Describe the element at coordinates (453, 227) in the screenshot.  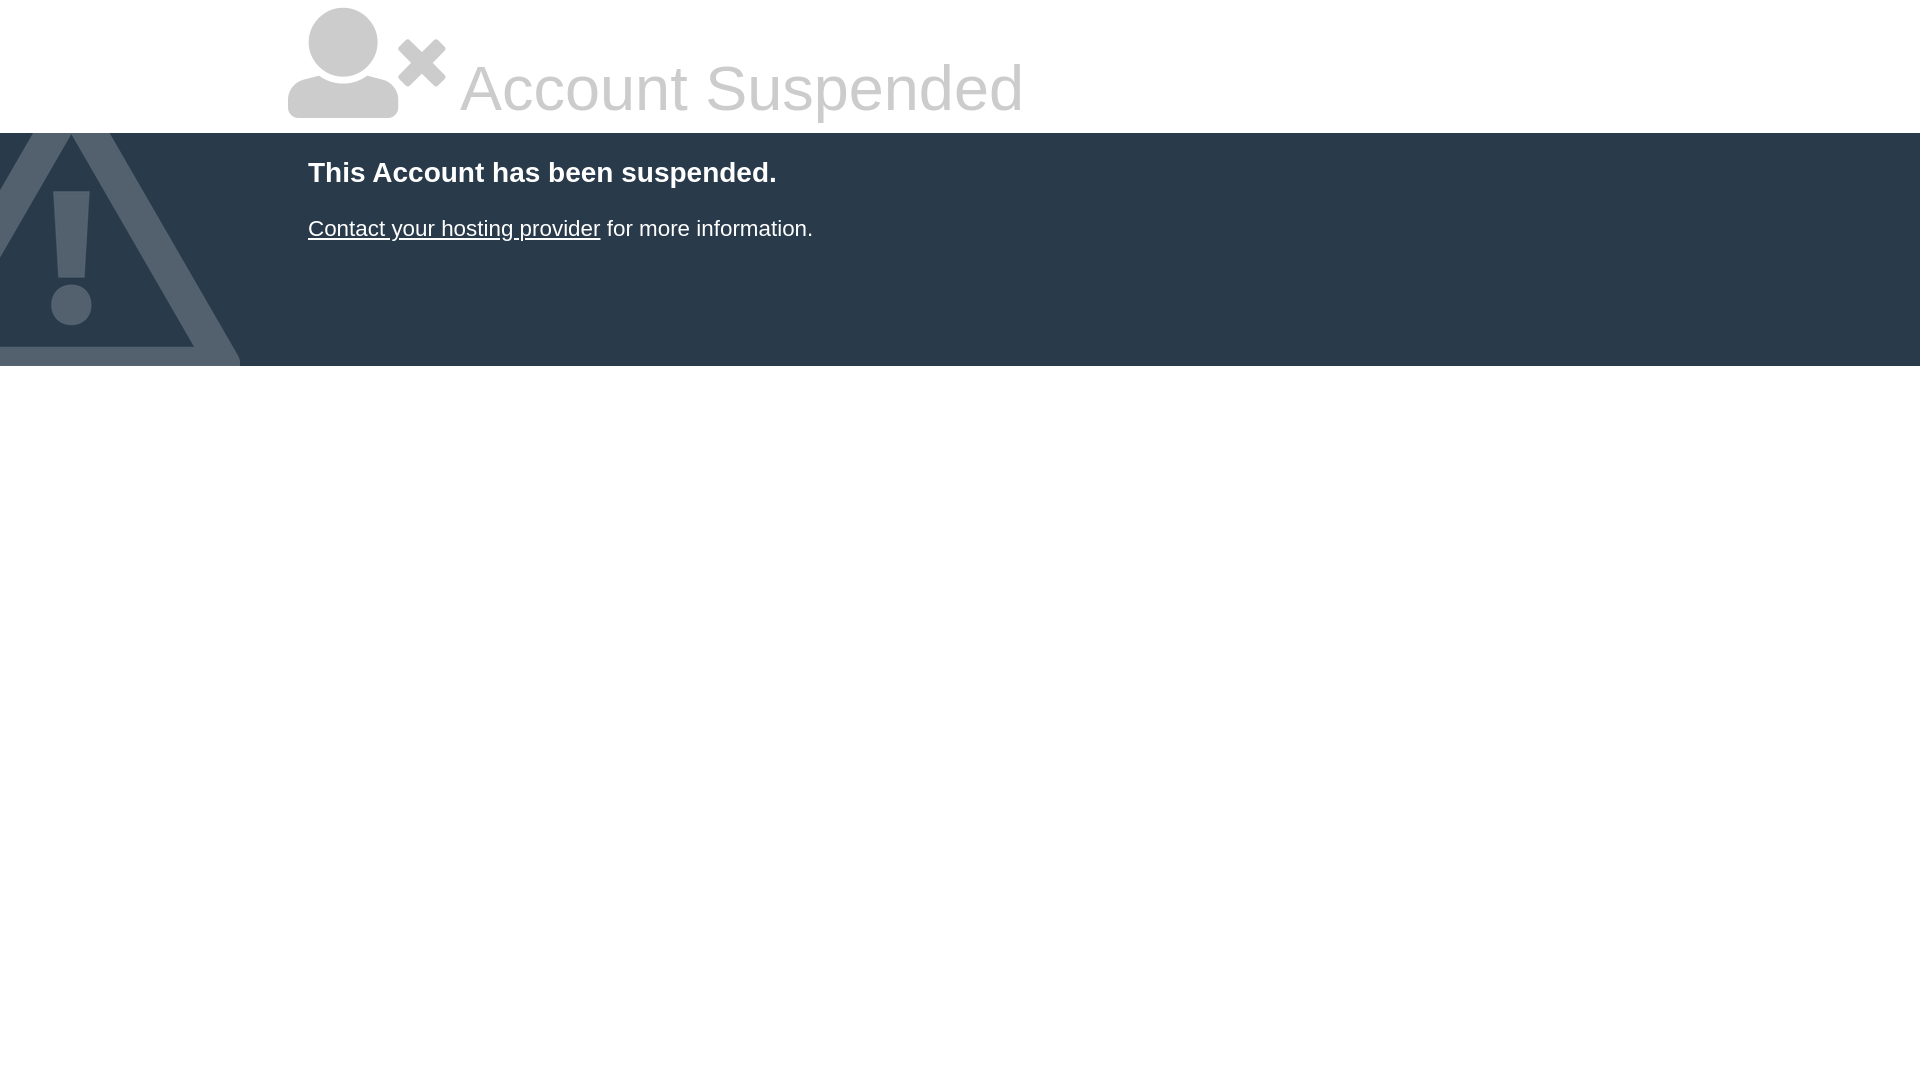
I see `'Contact your hosting provider'` at that location.